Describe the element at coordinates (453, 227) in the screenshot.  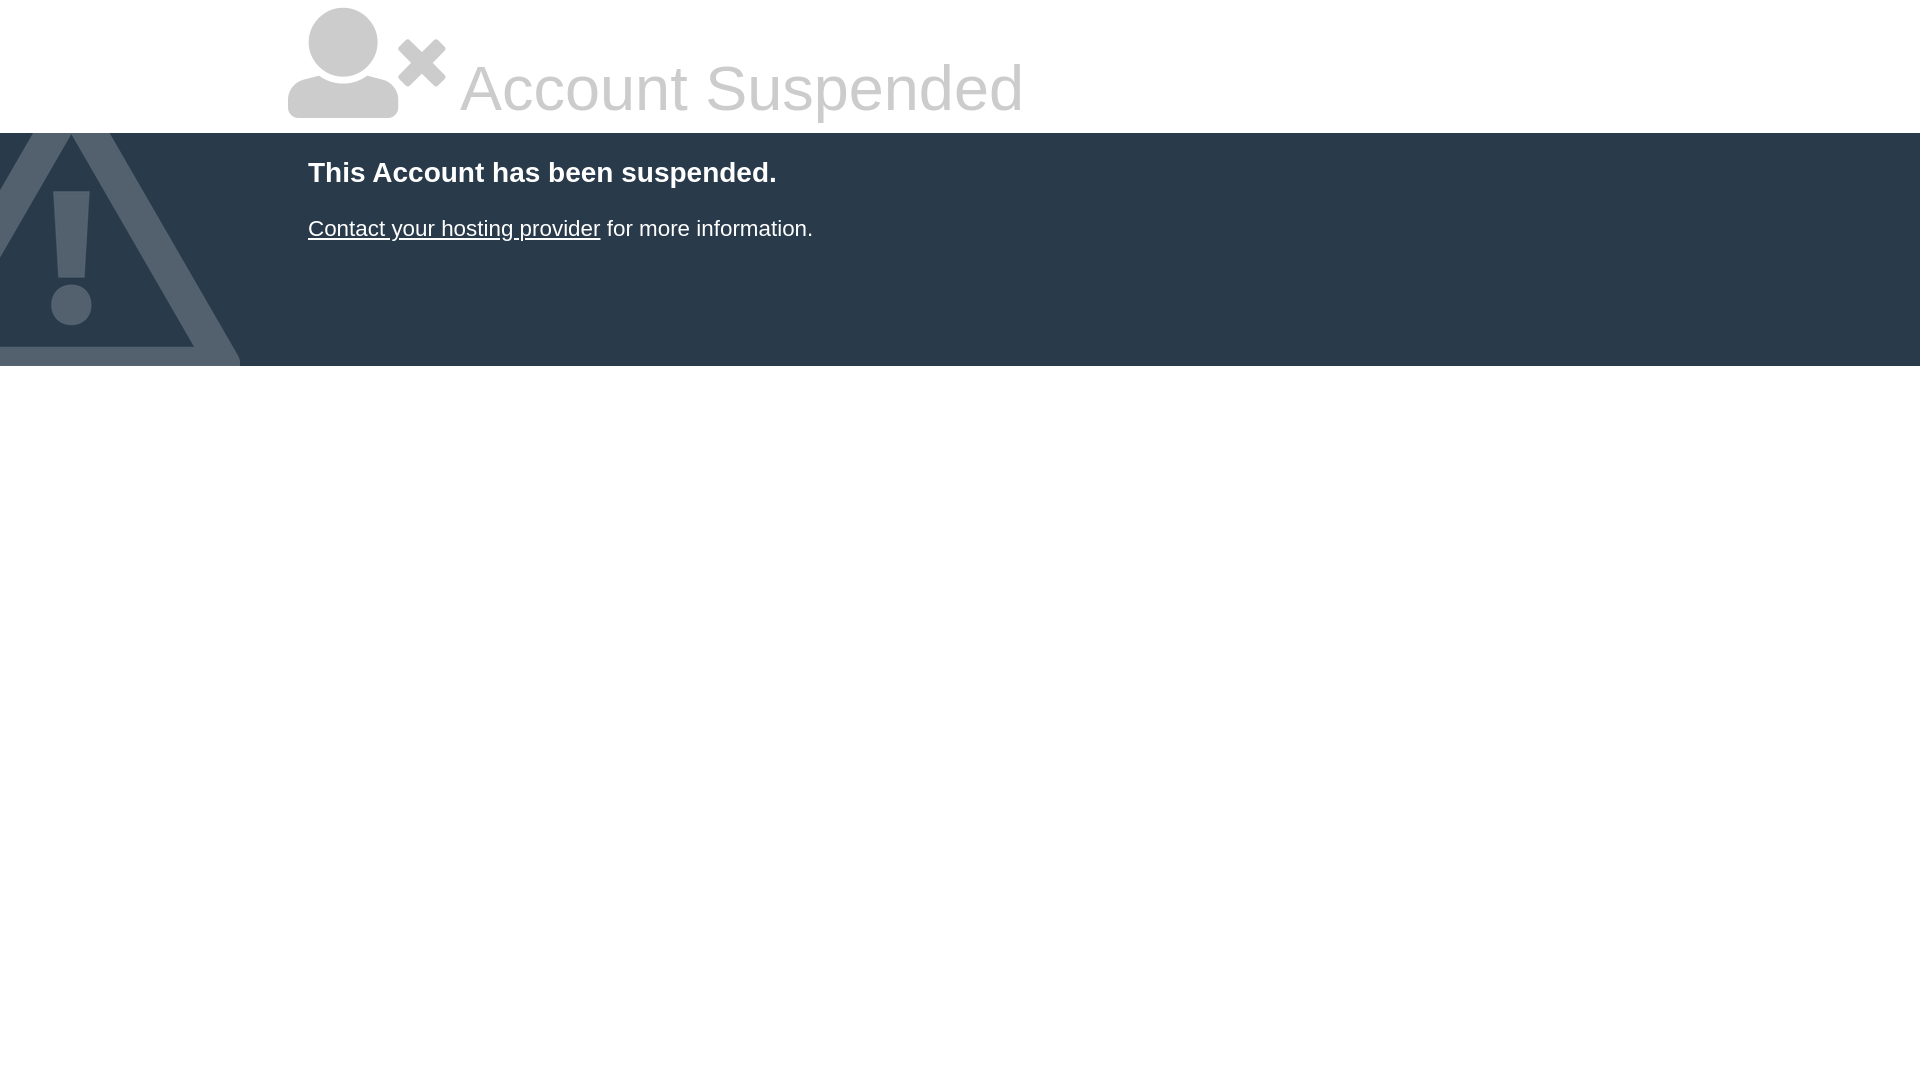
I see `'Contact your hosting provider'` at that location.